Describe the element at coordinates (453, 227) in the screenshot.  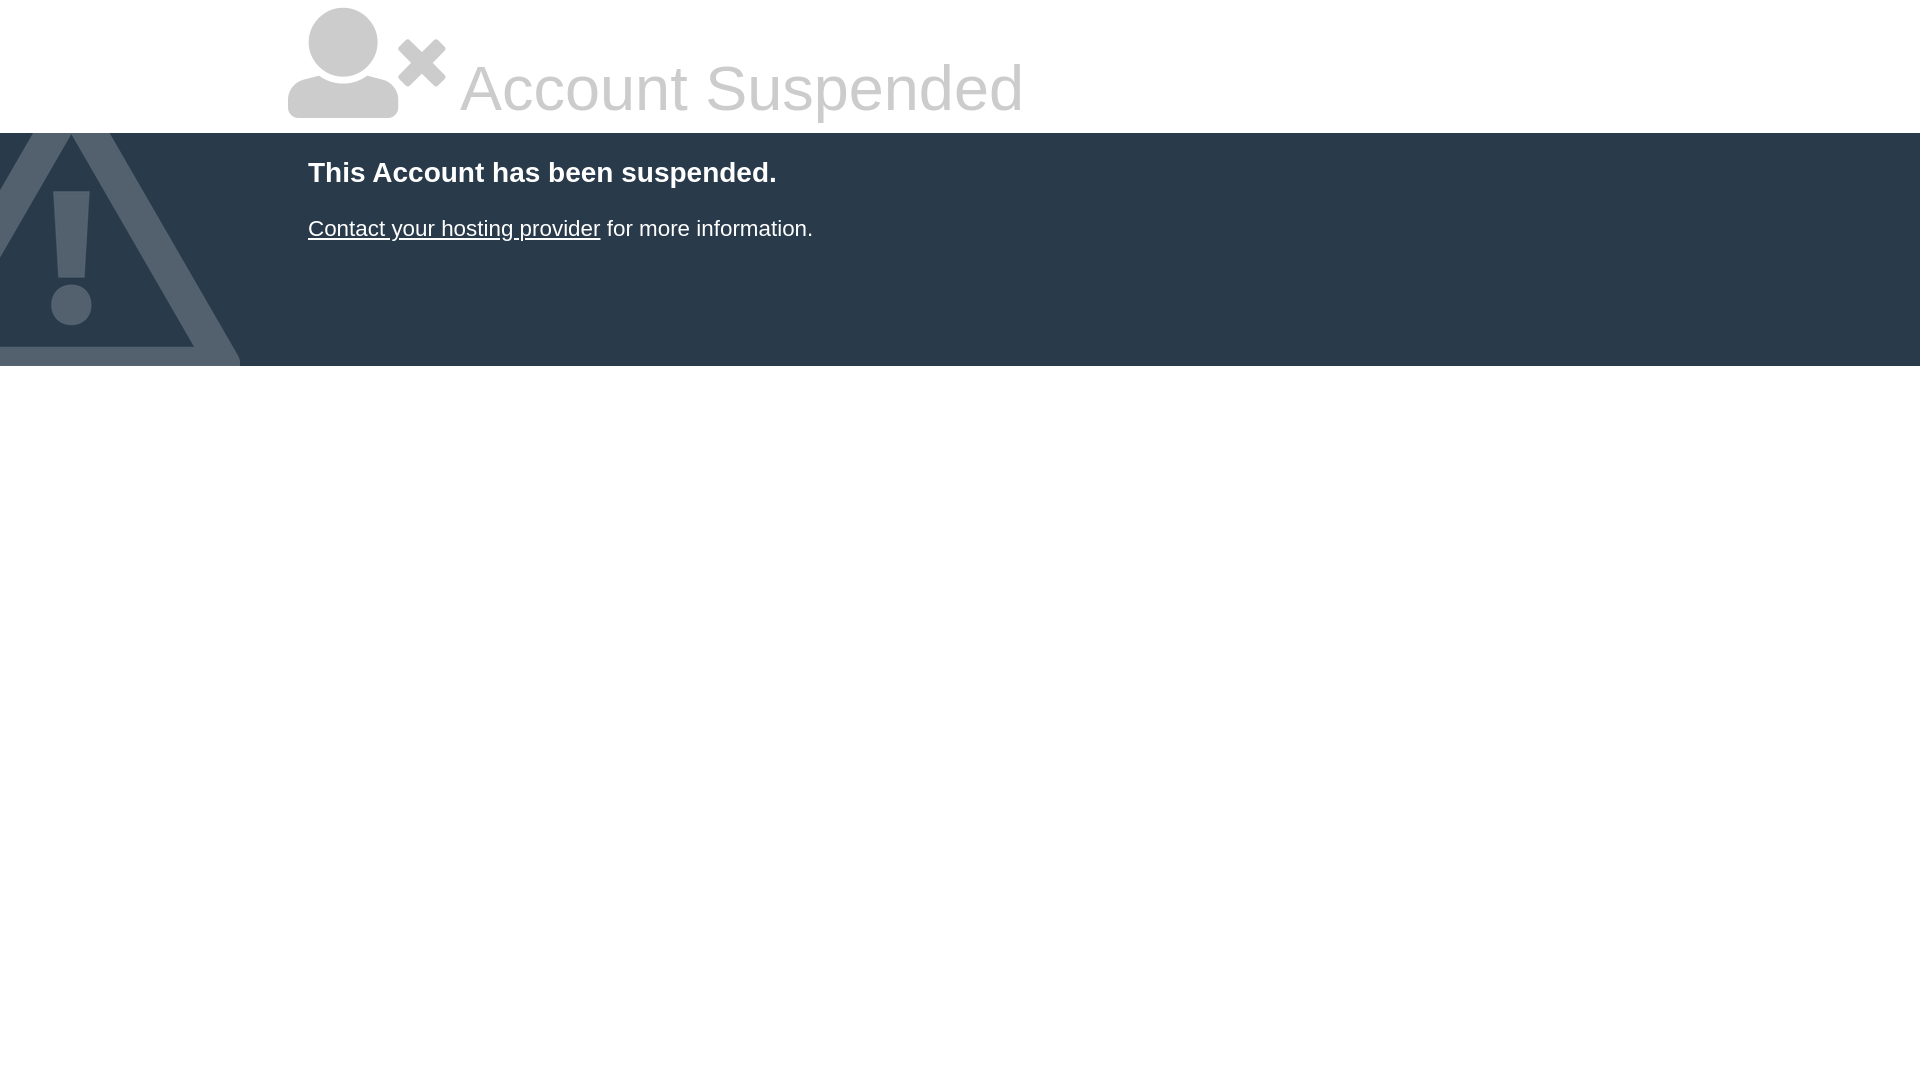
I see `'Contact your hosting provider'` at that location.